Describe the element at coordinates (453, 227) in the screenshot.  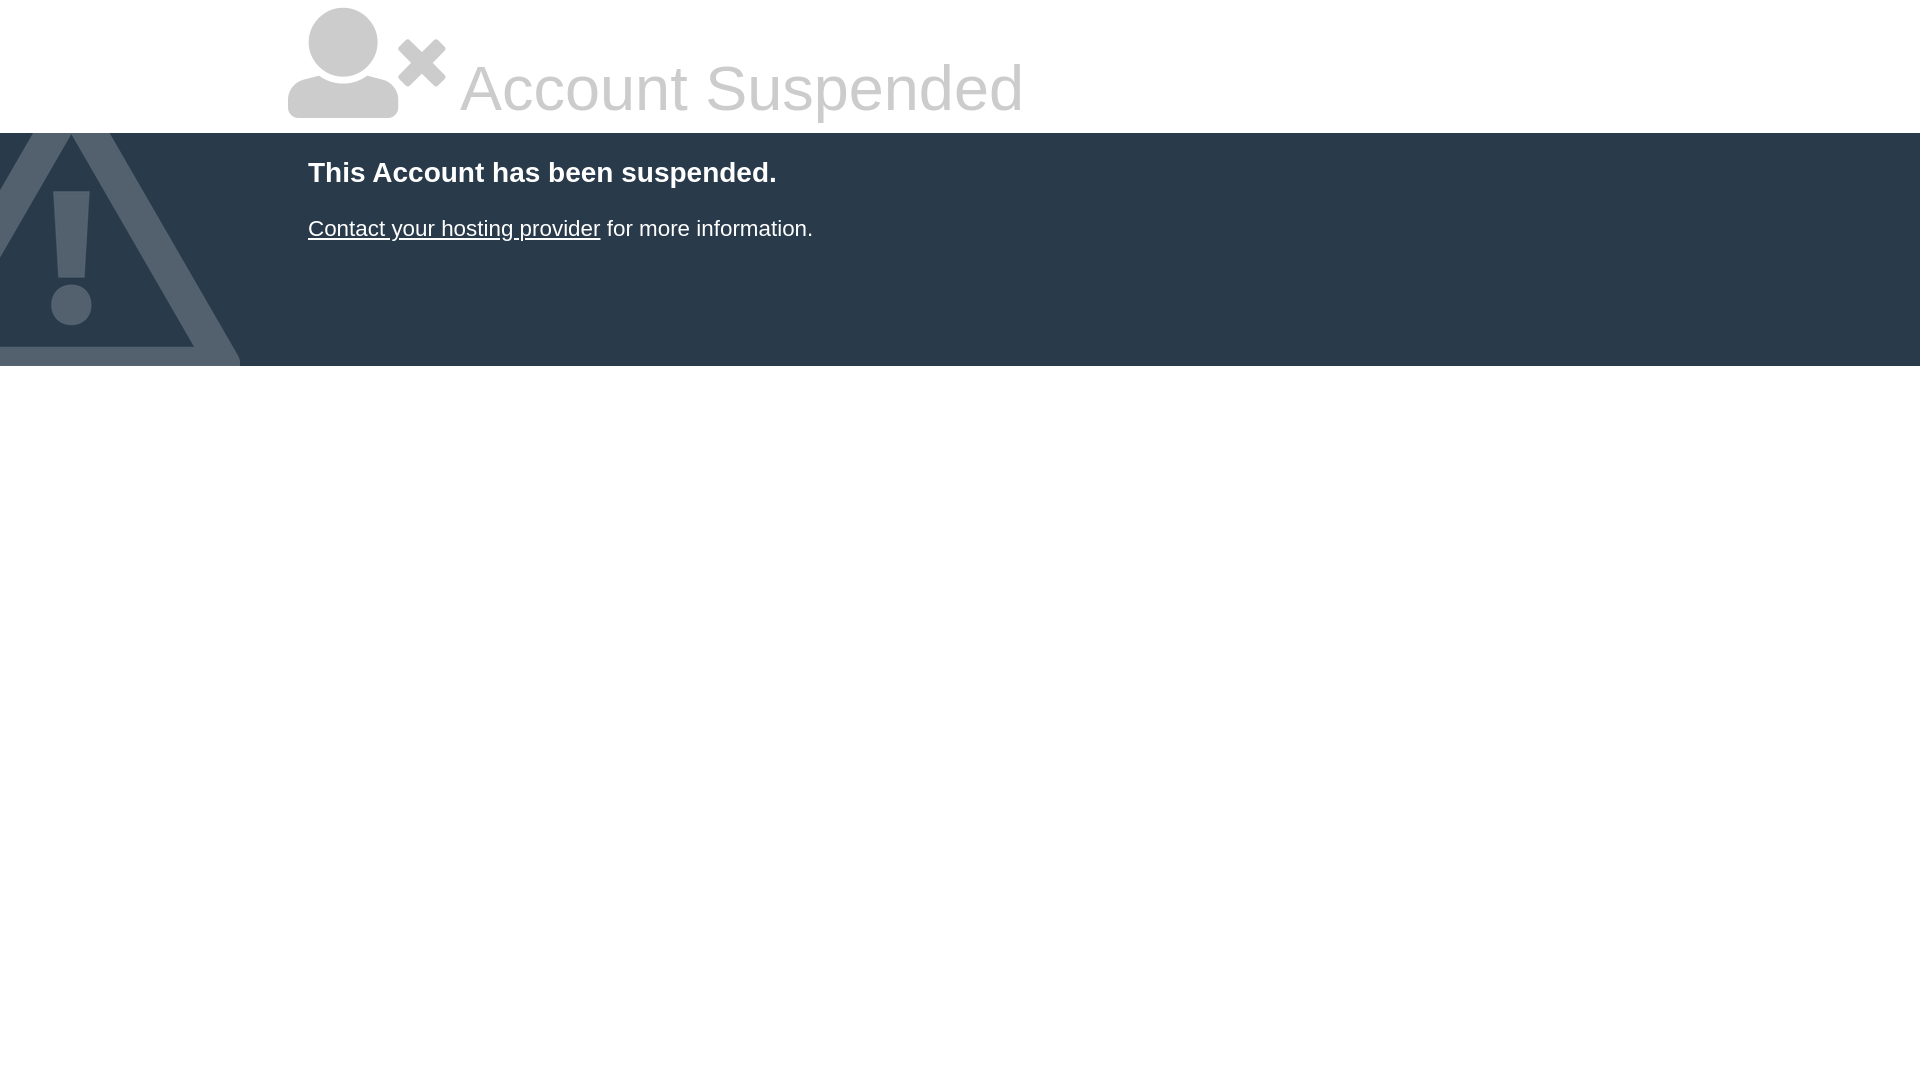
I see `'Contact your hosting provider'` at that location.